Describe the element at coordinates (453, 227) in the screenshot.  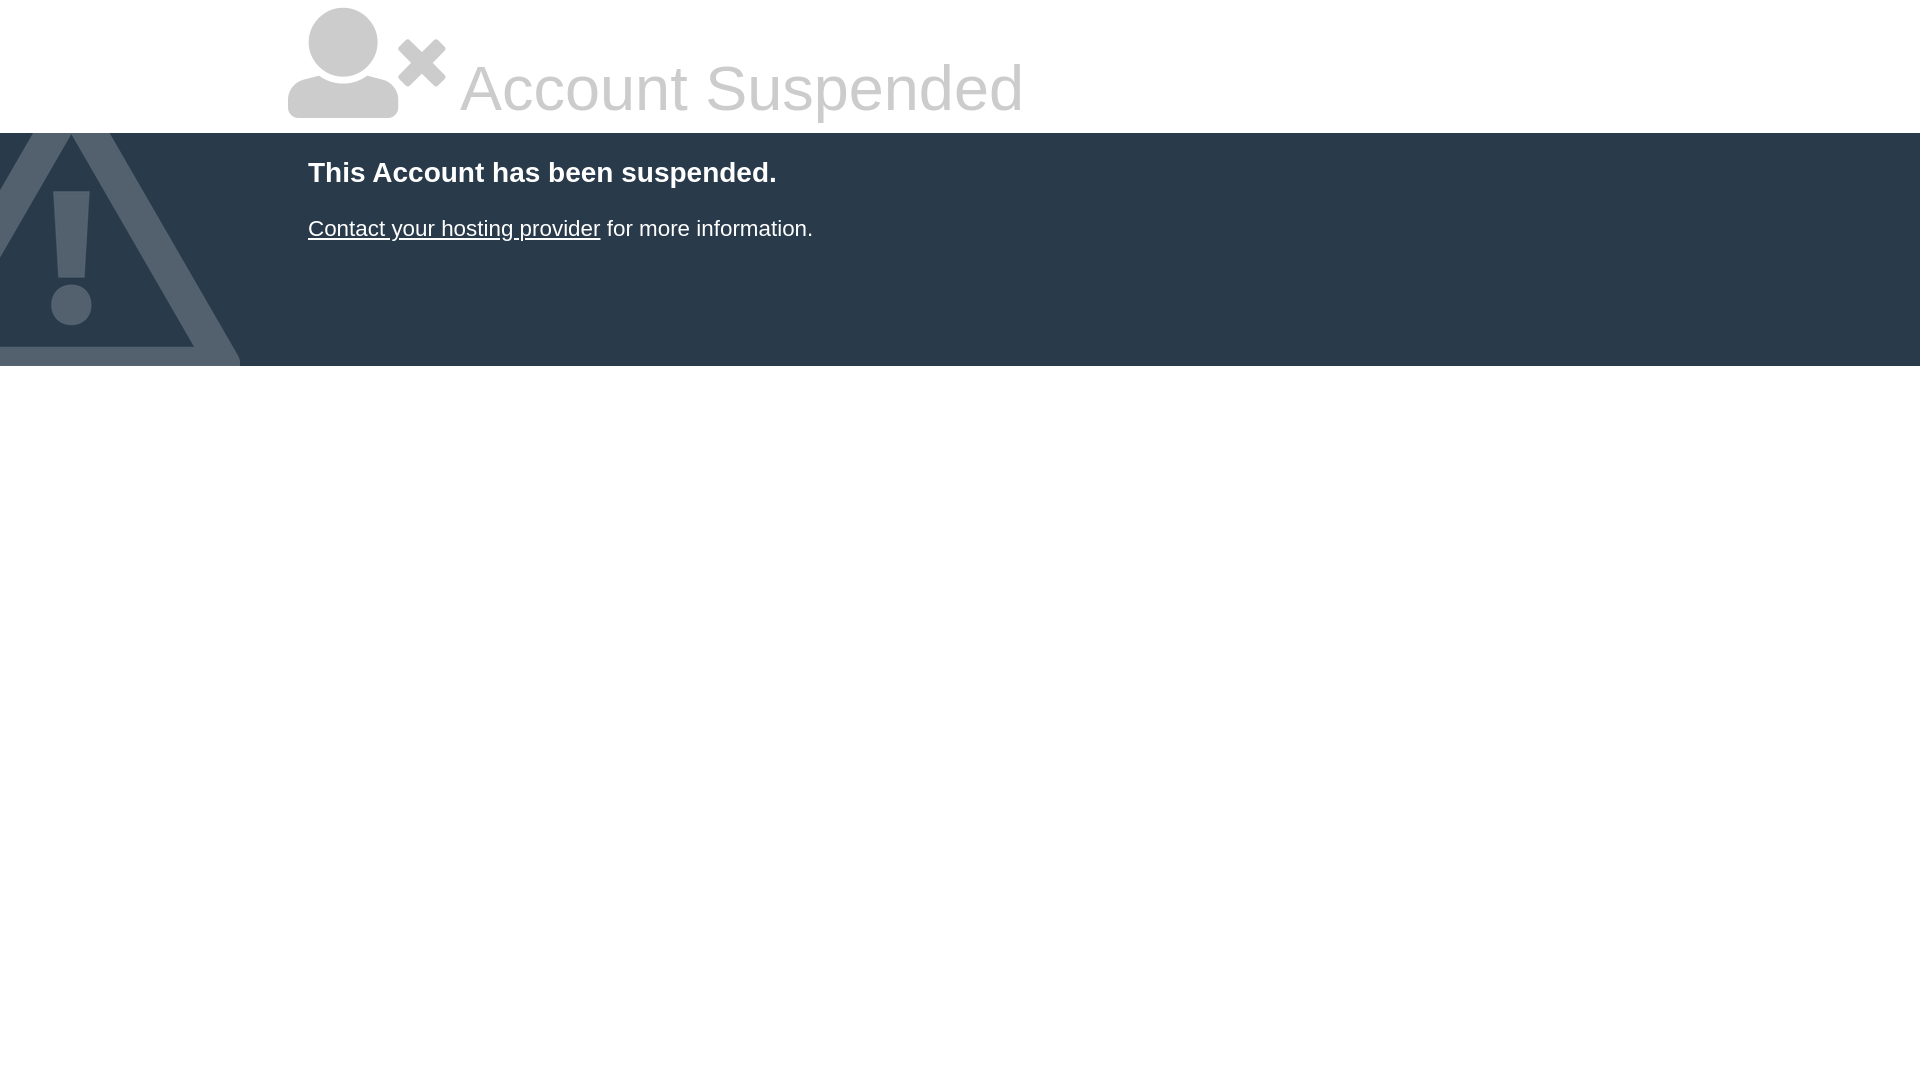
I see `'Contact your hosting provider'` at that location.